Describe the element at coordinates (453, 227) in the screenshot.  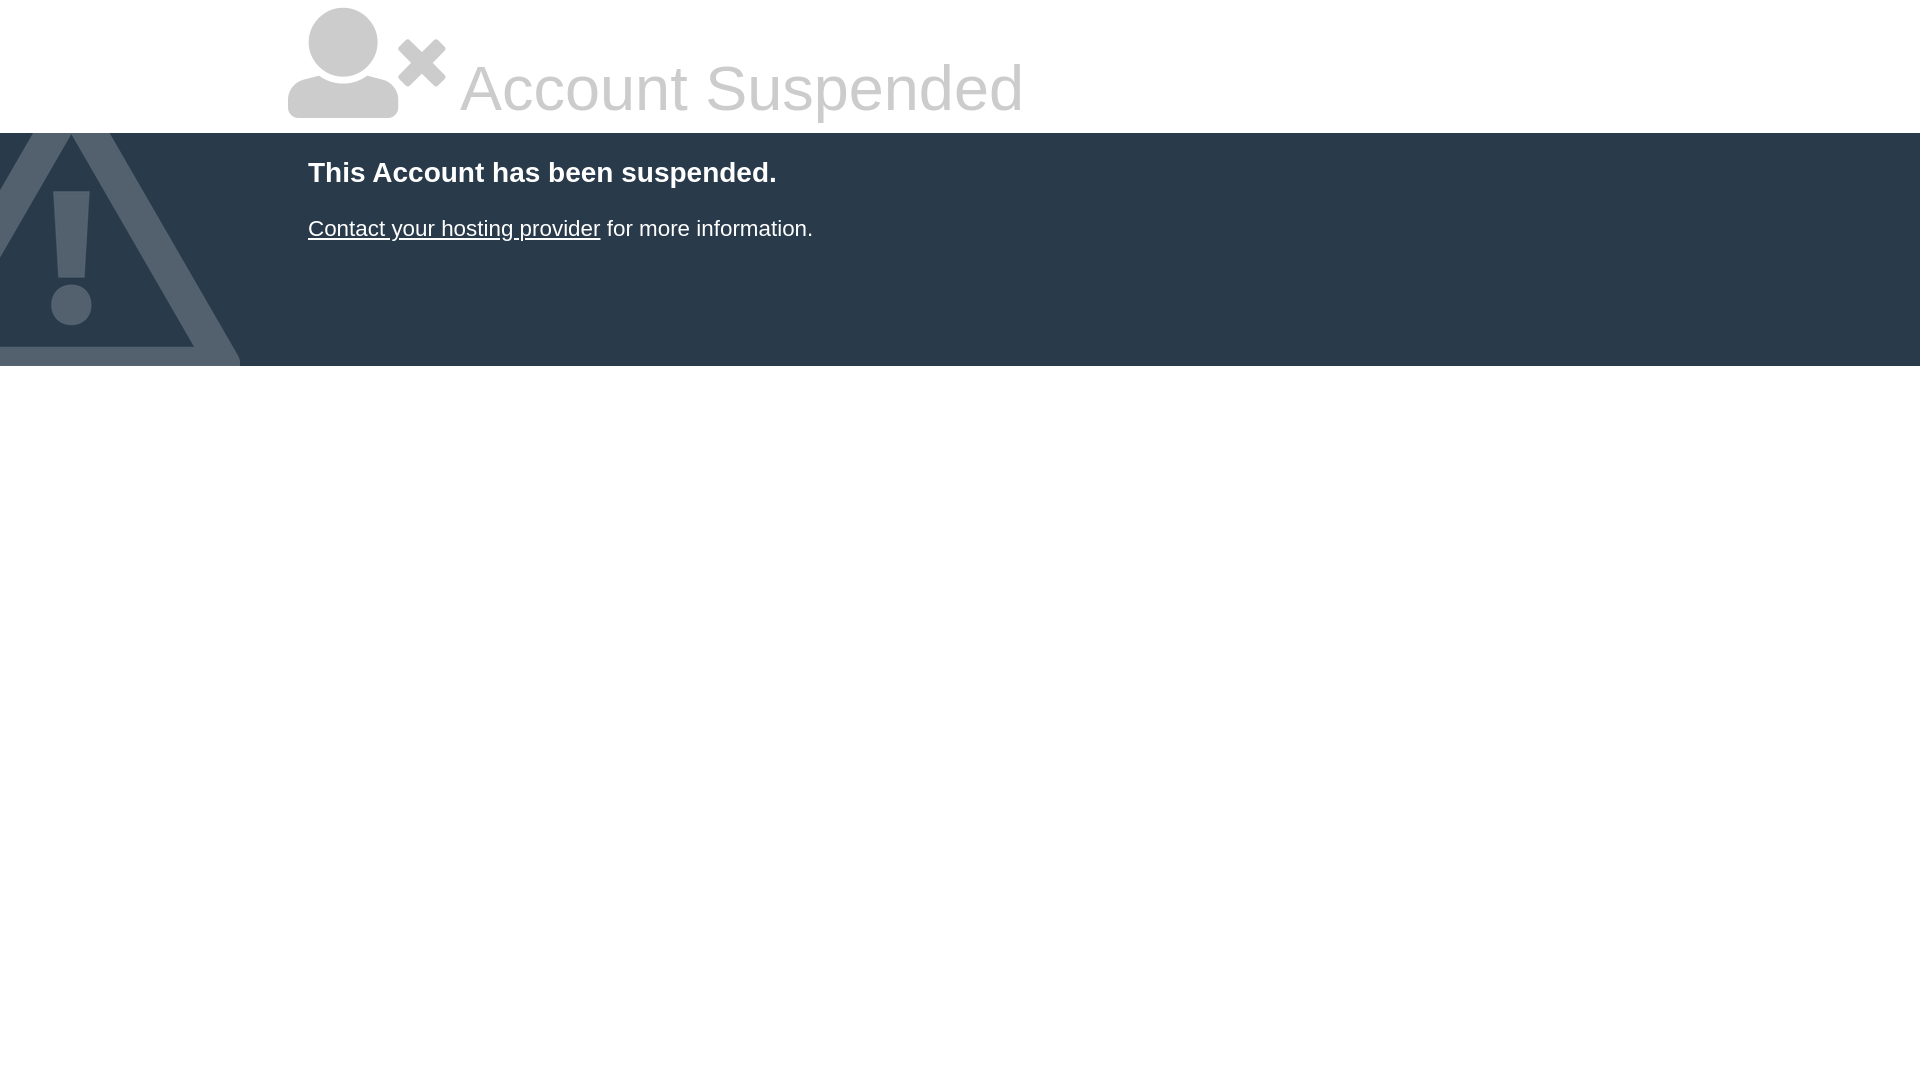
I see `'Contact your hosting provider'` at that location.